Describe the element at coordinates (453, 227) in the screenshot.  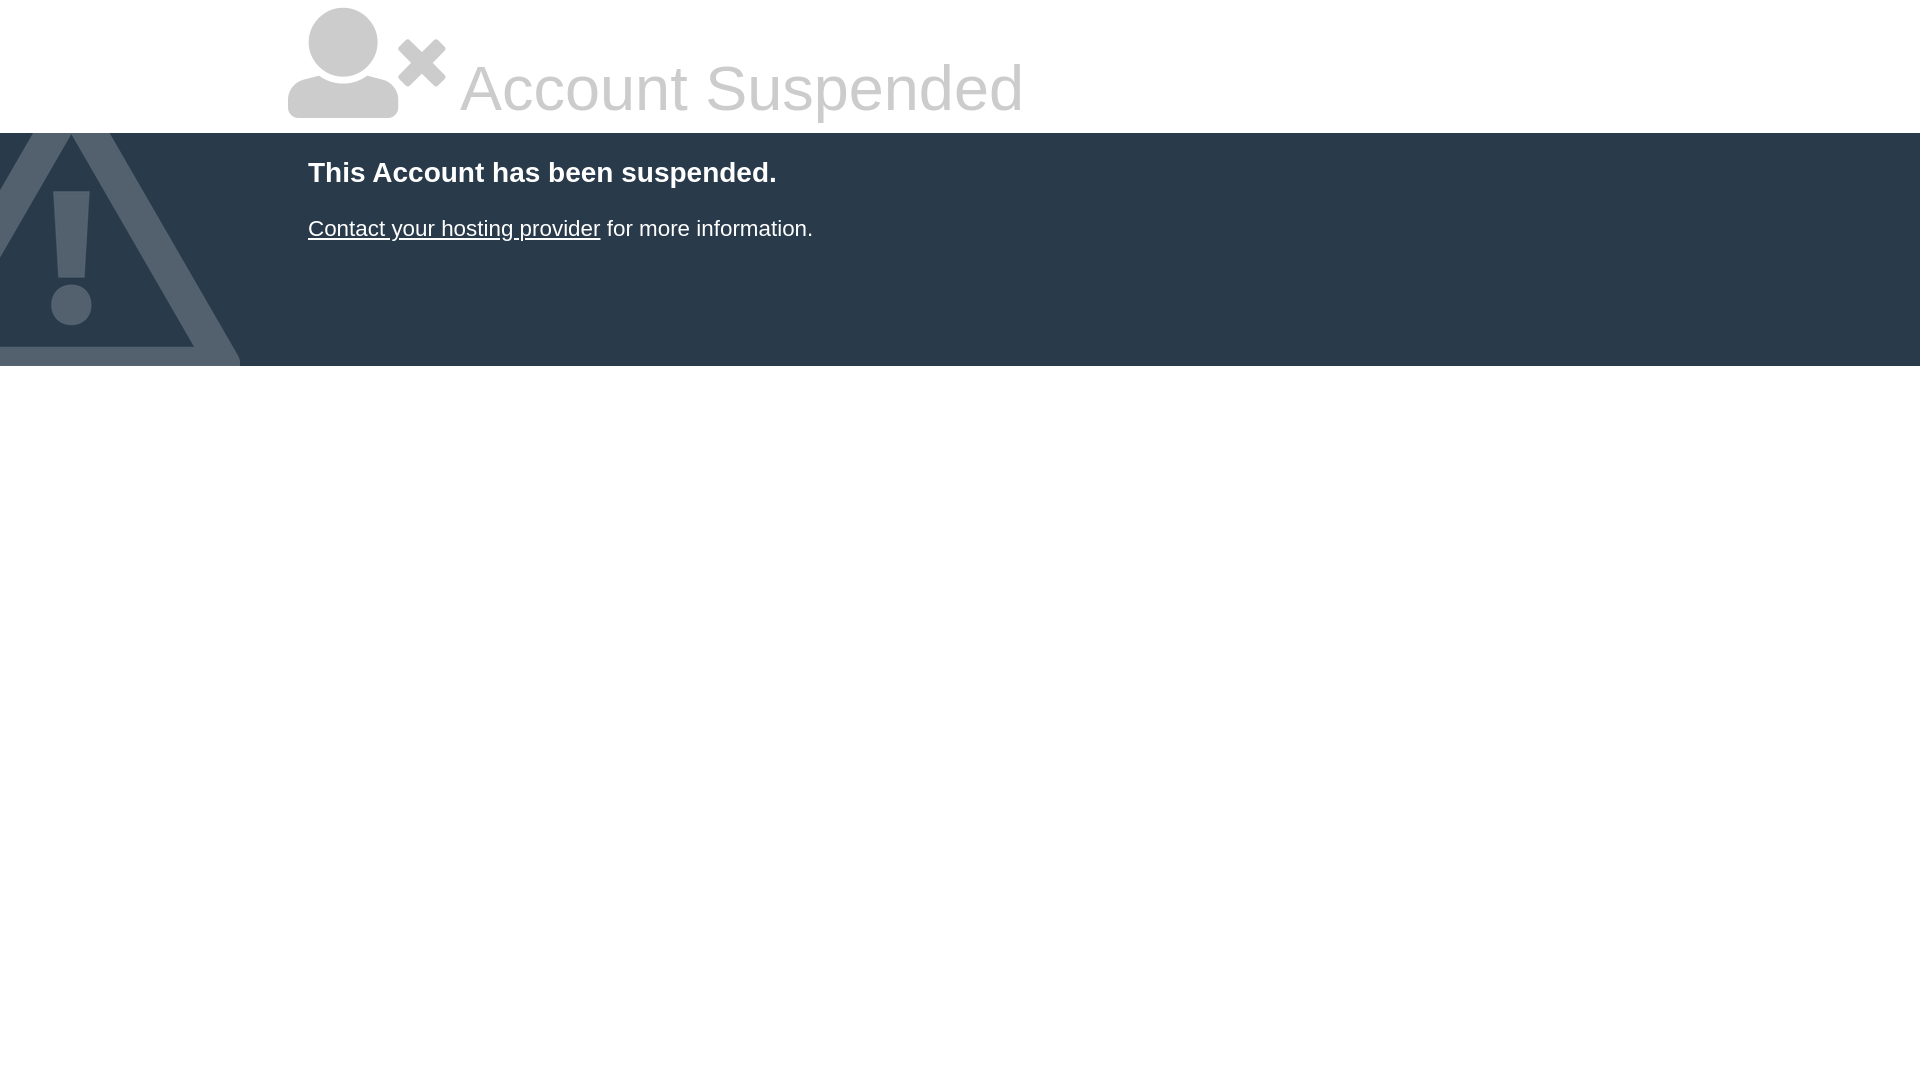
I see `'Contact your hosting provider'` at that location.